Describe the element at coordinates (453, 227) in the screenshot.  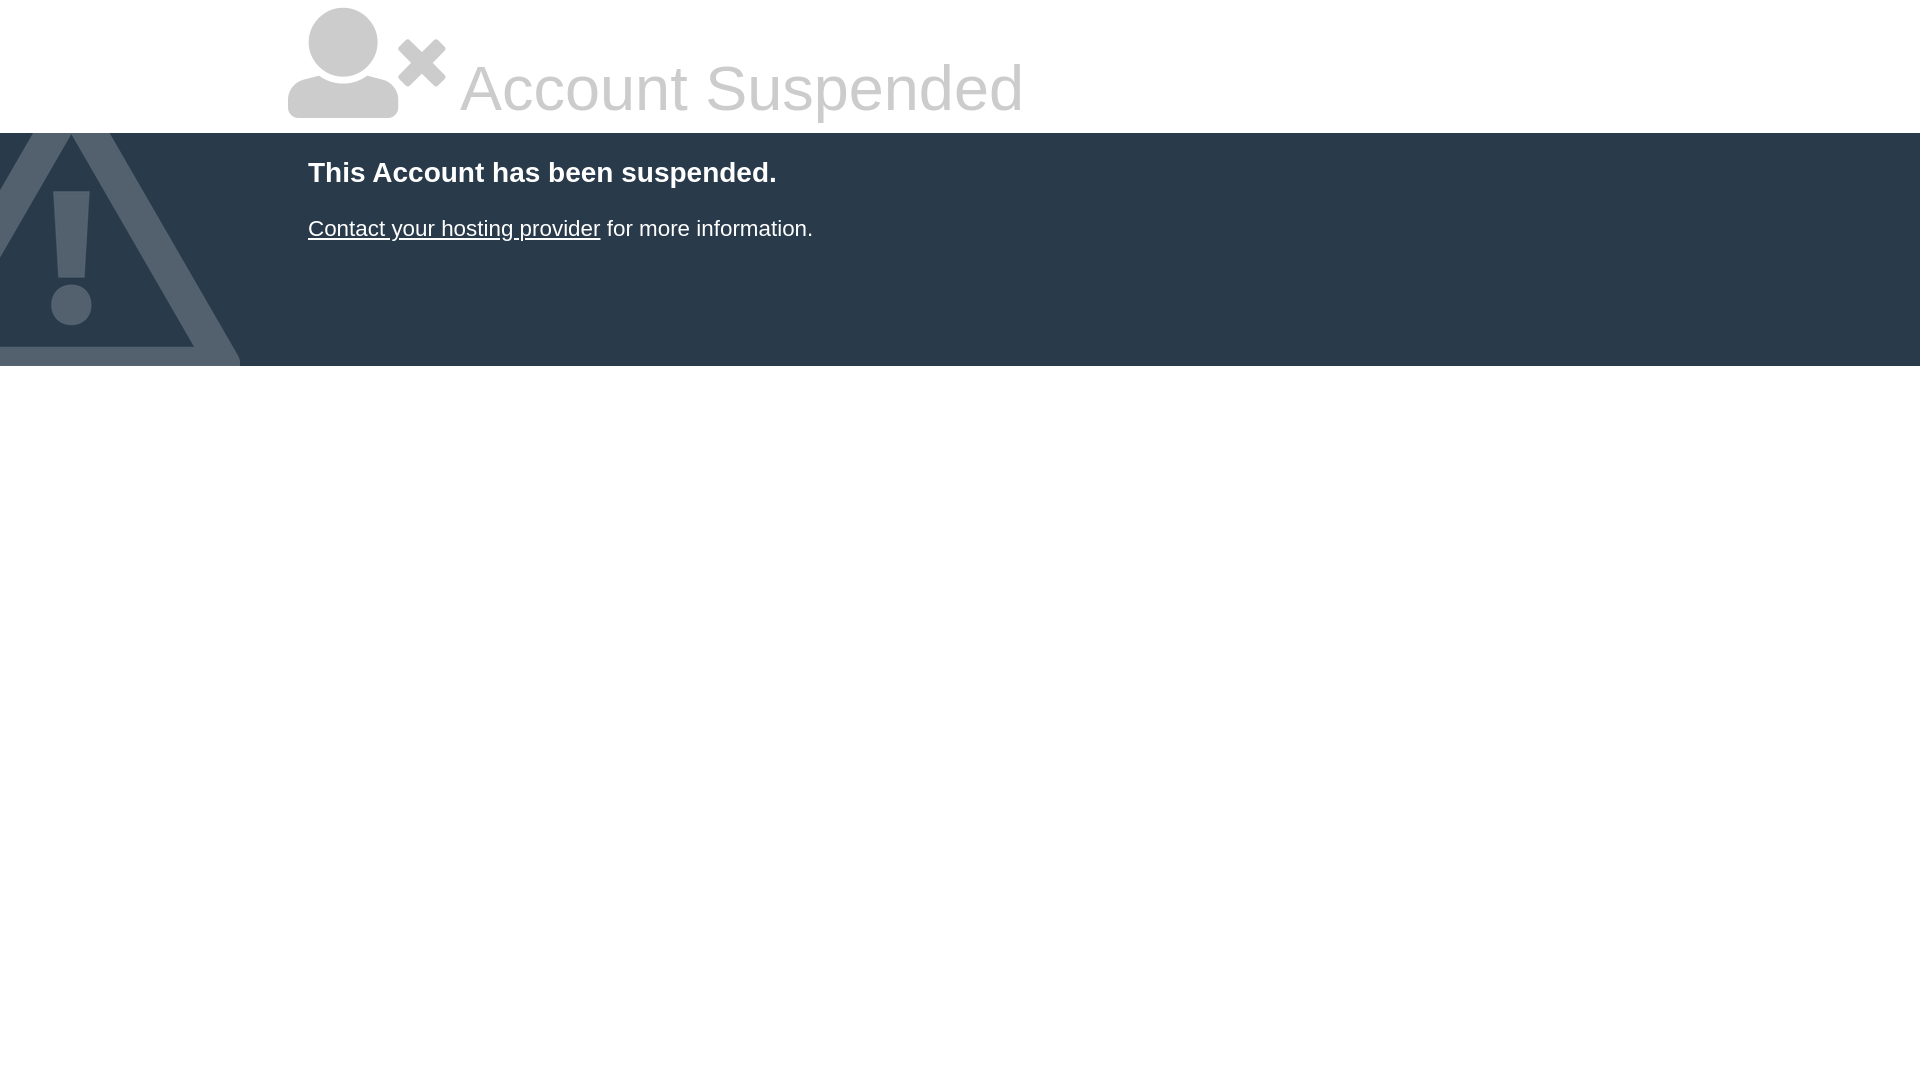
I see `'Contact your hosting provider'` at that location.